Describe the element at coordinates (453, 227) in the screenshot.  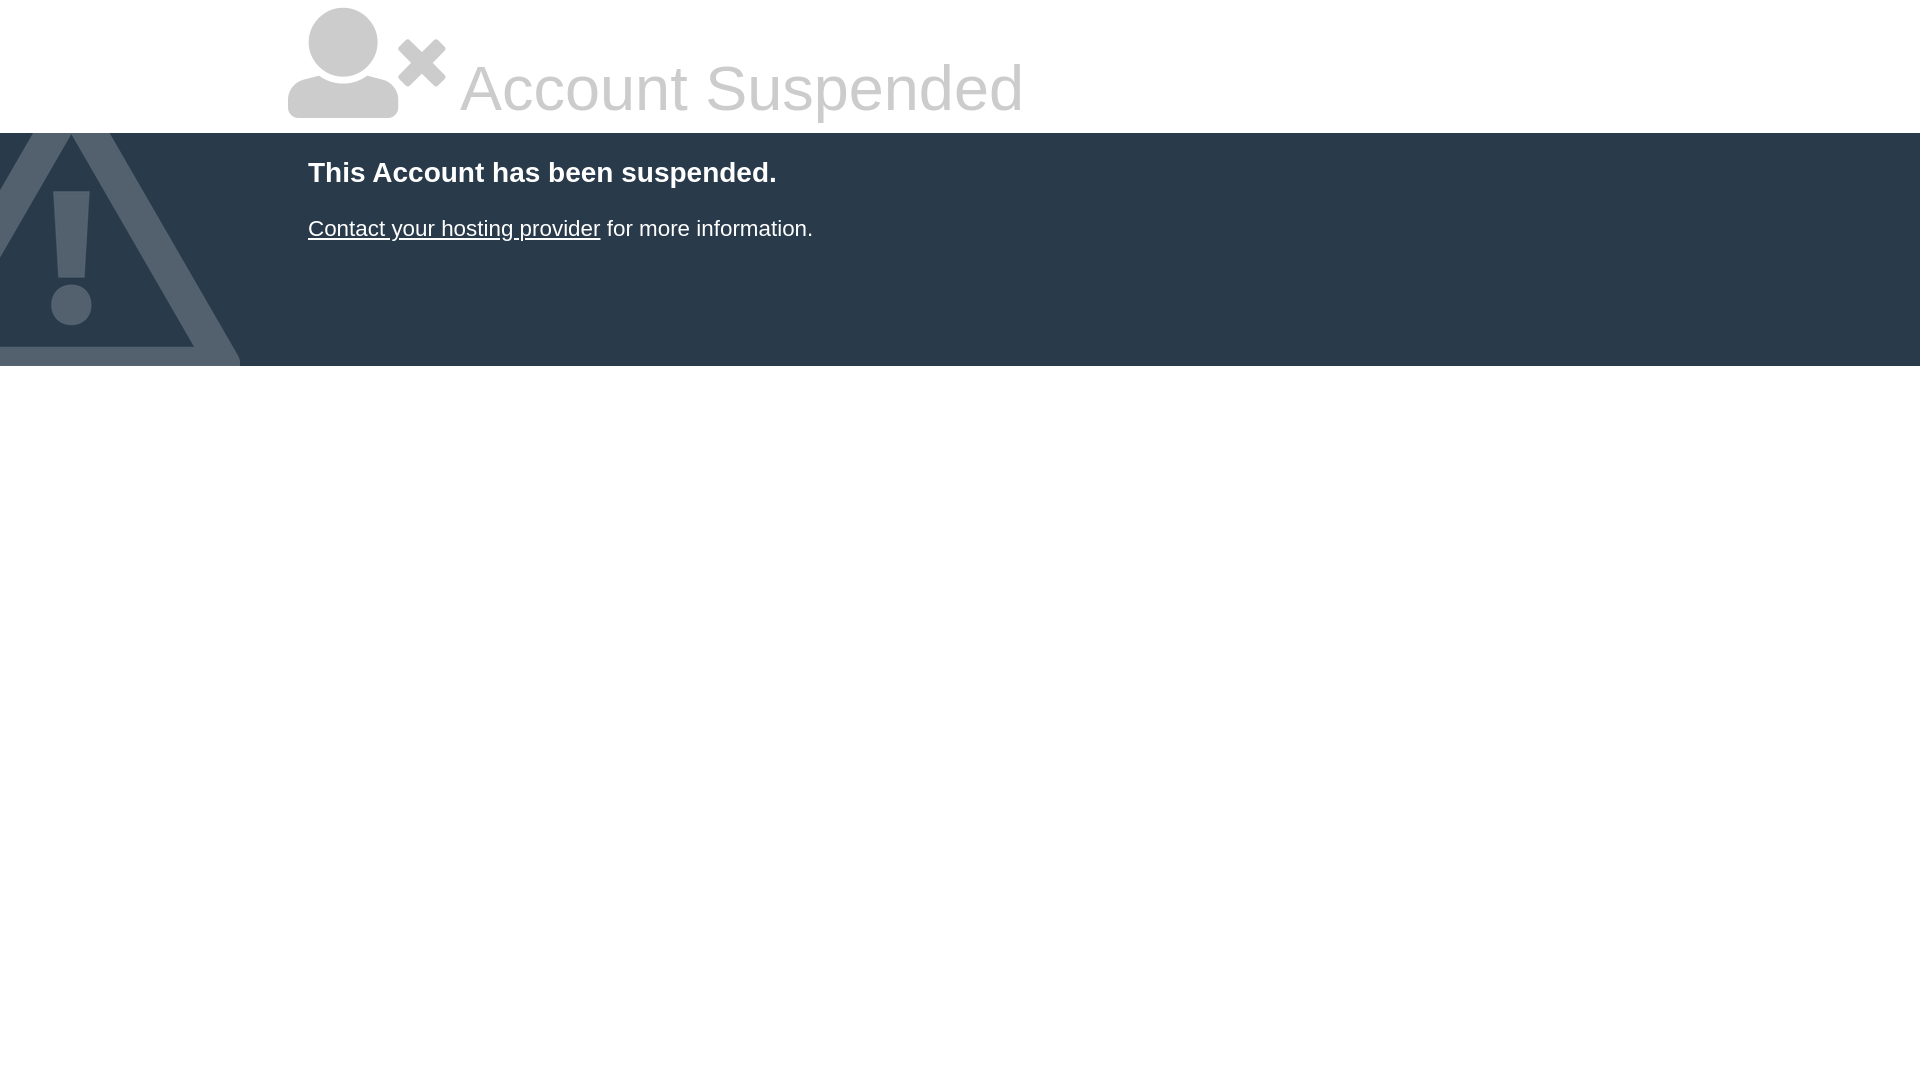
I see `'Contact your hosting provider'` at that location.